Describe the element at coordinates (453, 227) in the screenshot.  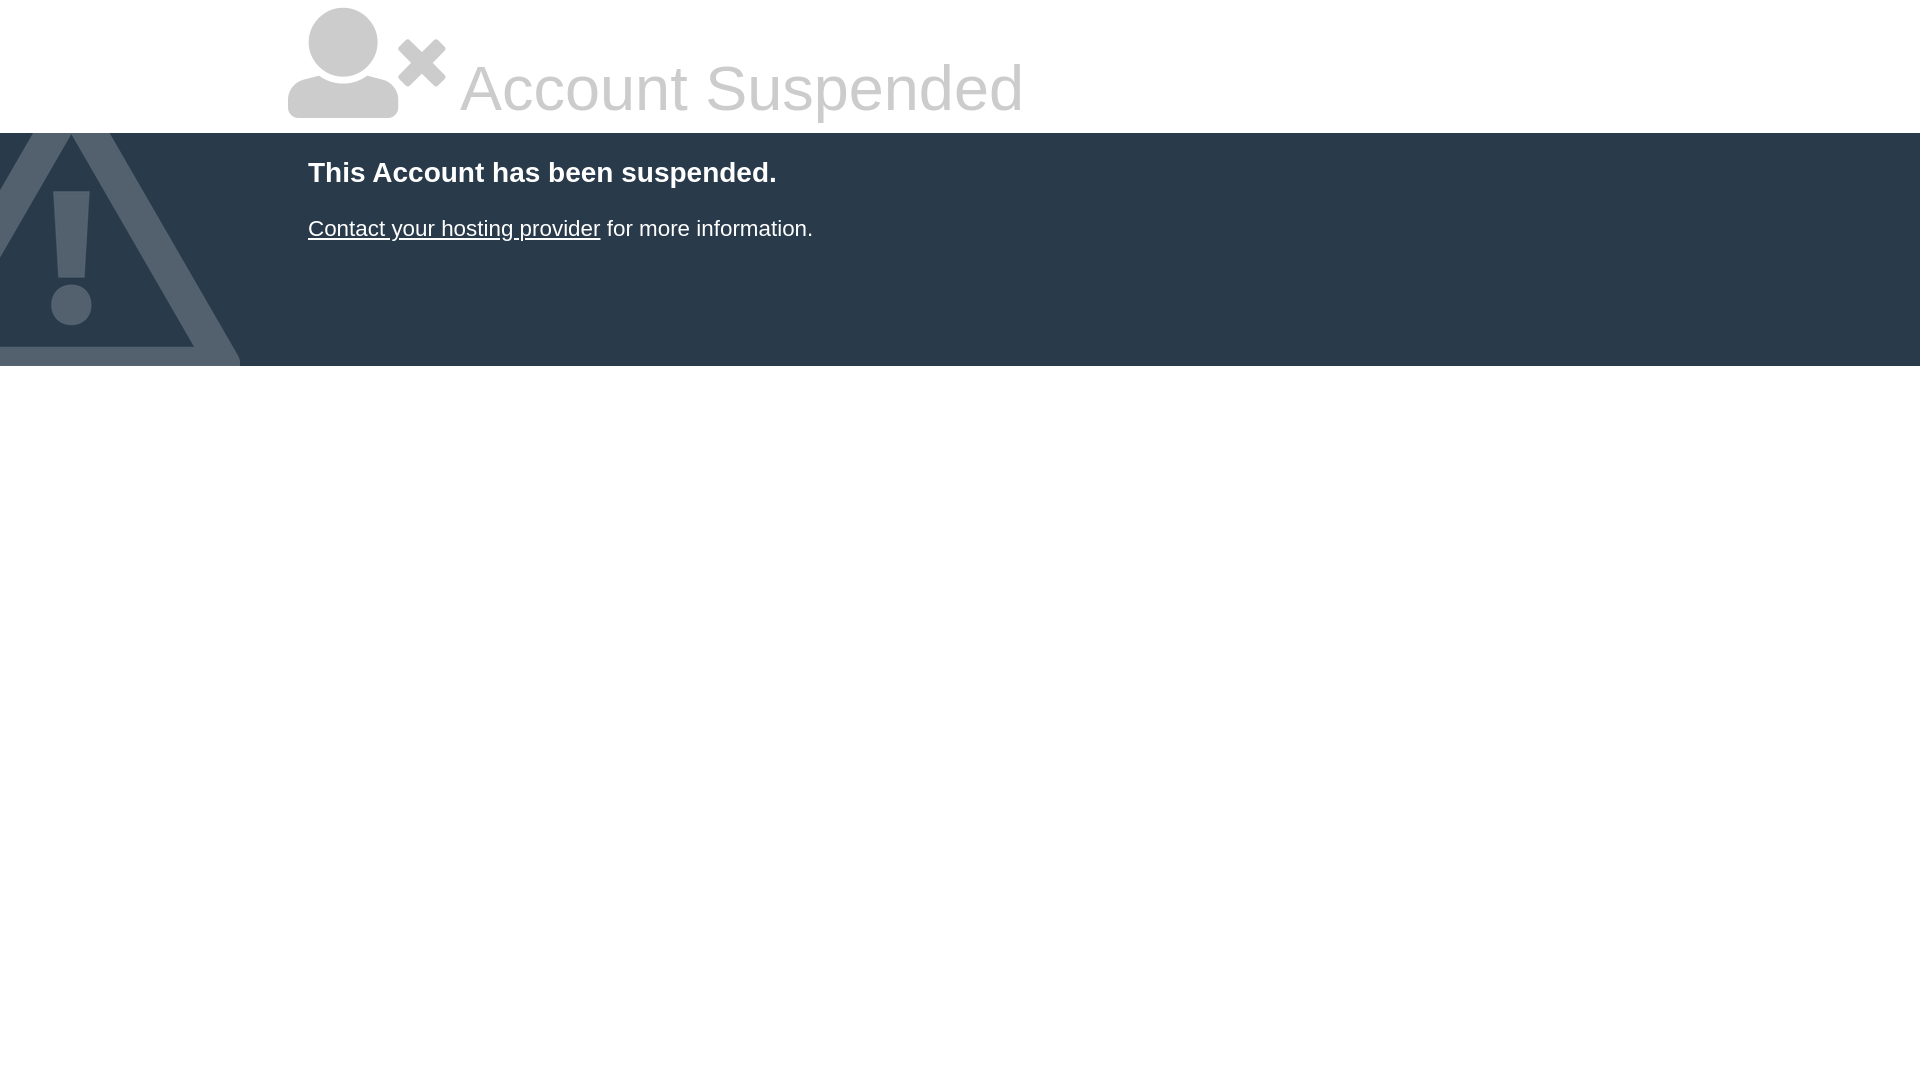
I see `'Contact your hosting provider'` at that location.